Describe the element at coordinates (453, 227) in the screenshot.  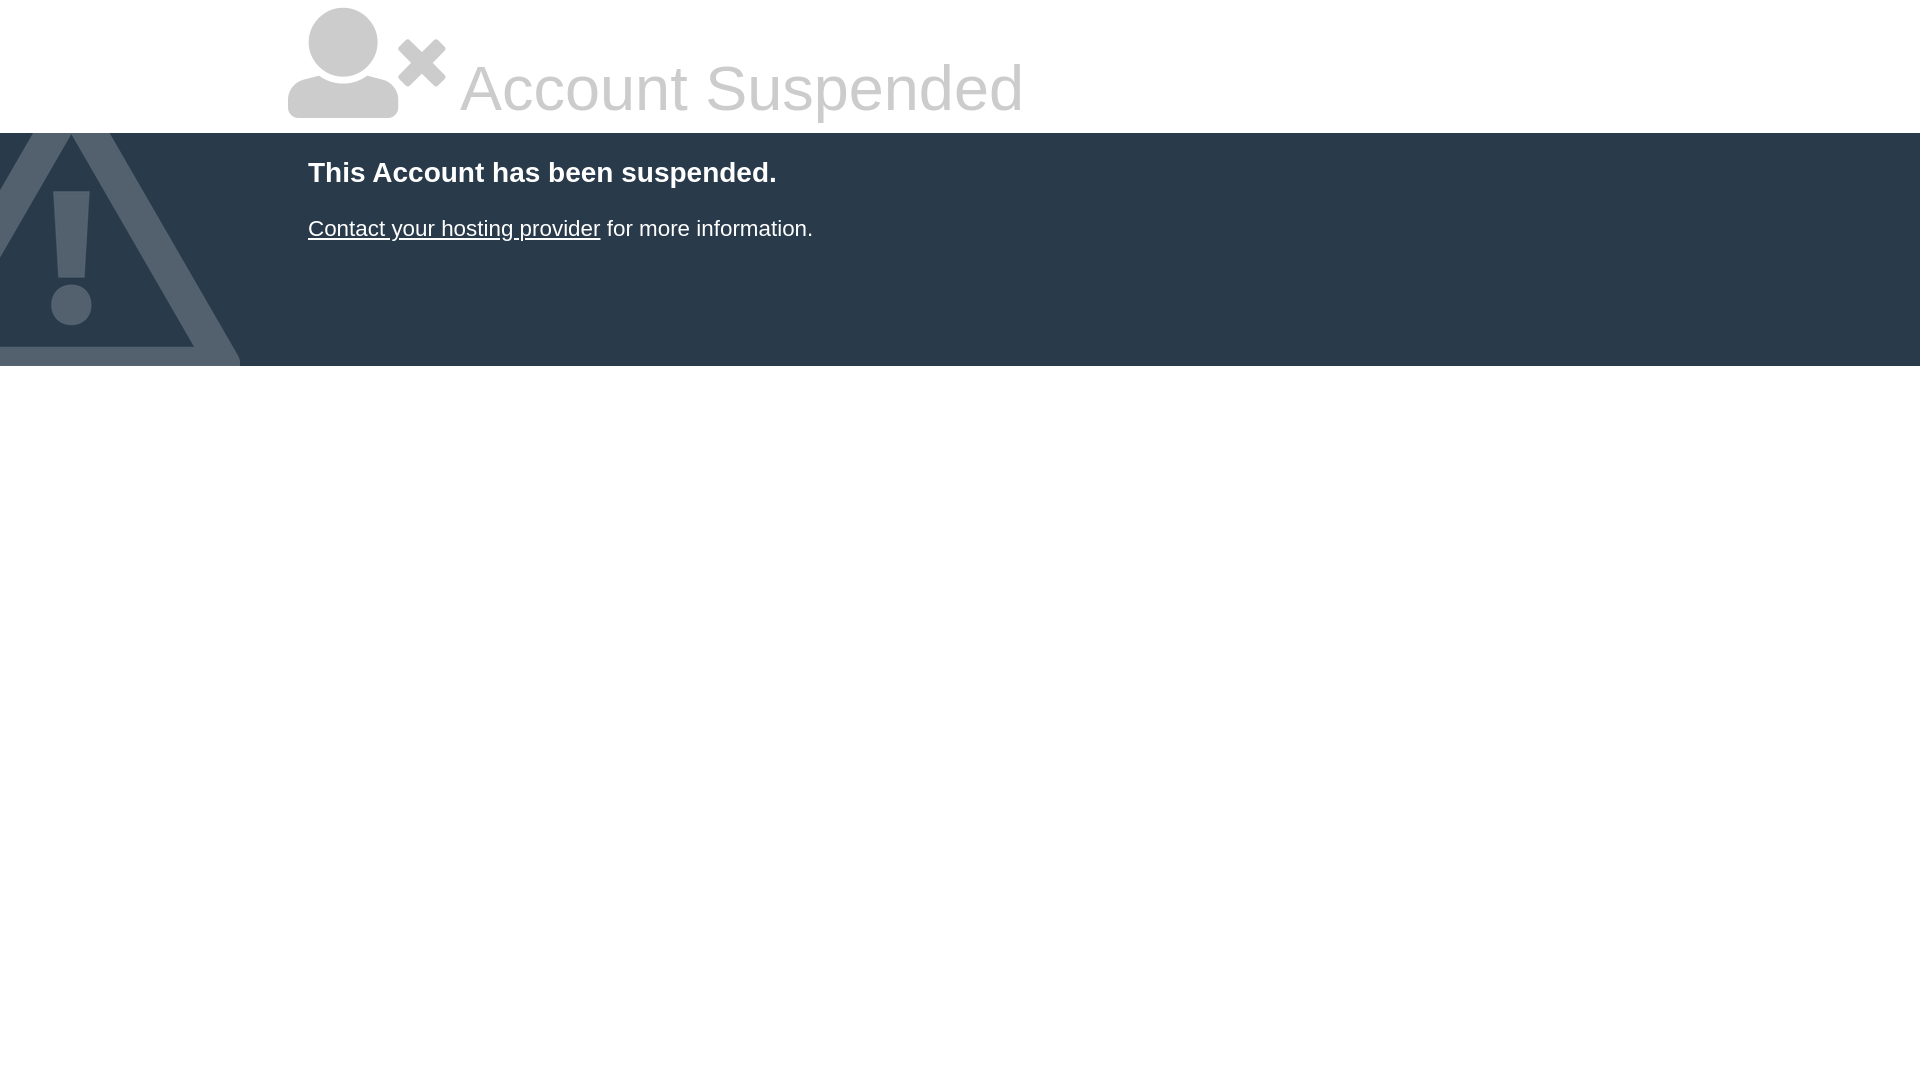
I see `'Contact your hosting provider'` at that location.